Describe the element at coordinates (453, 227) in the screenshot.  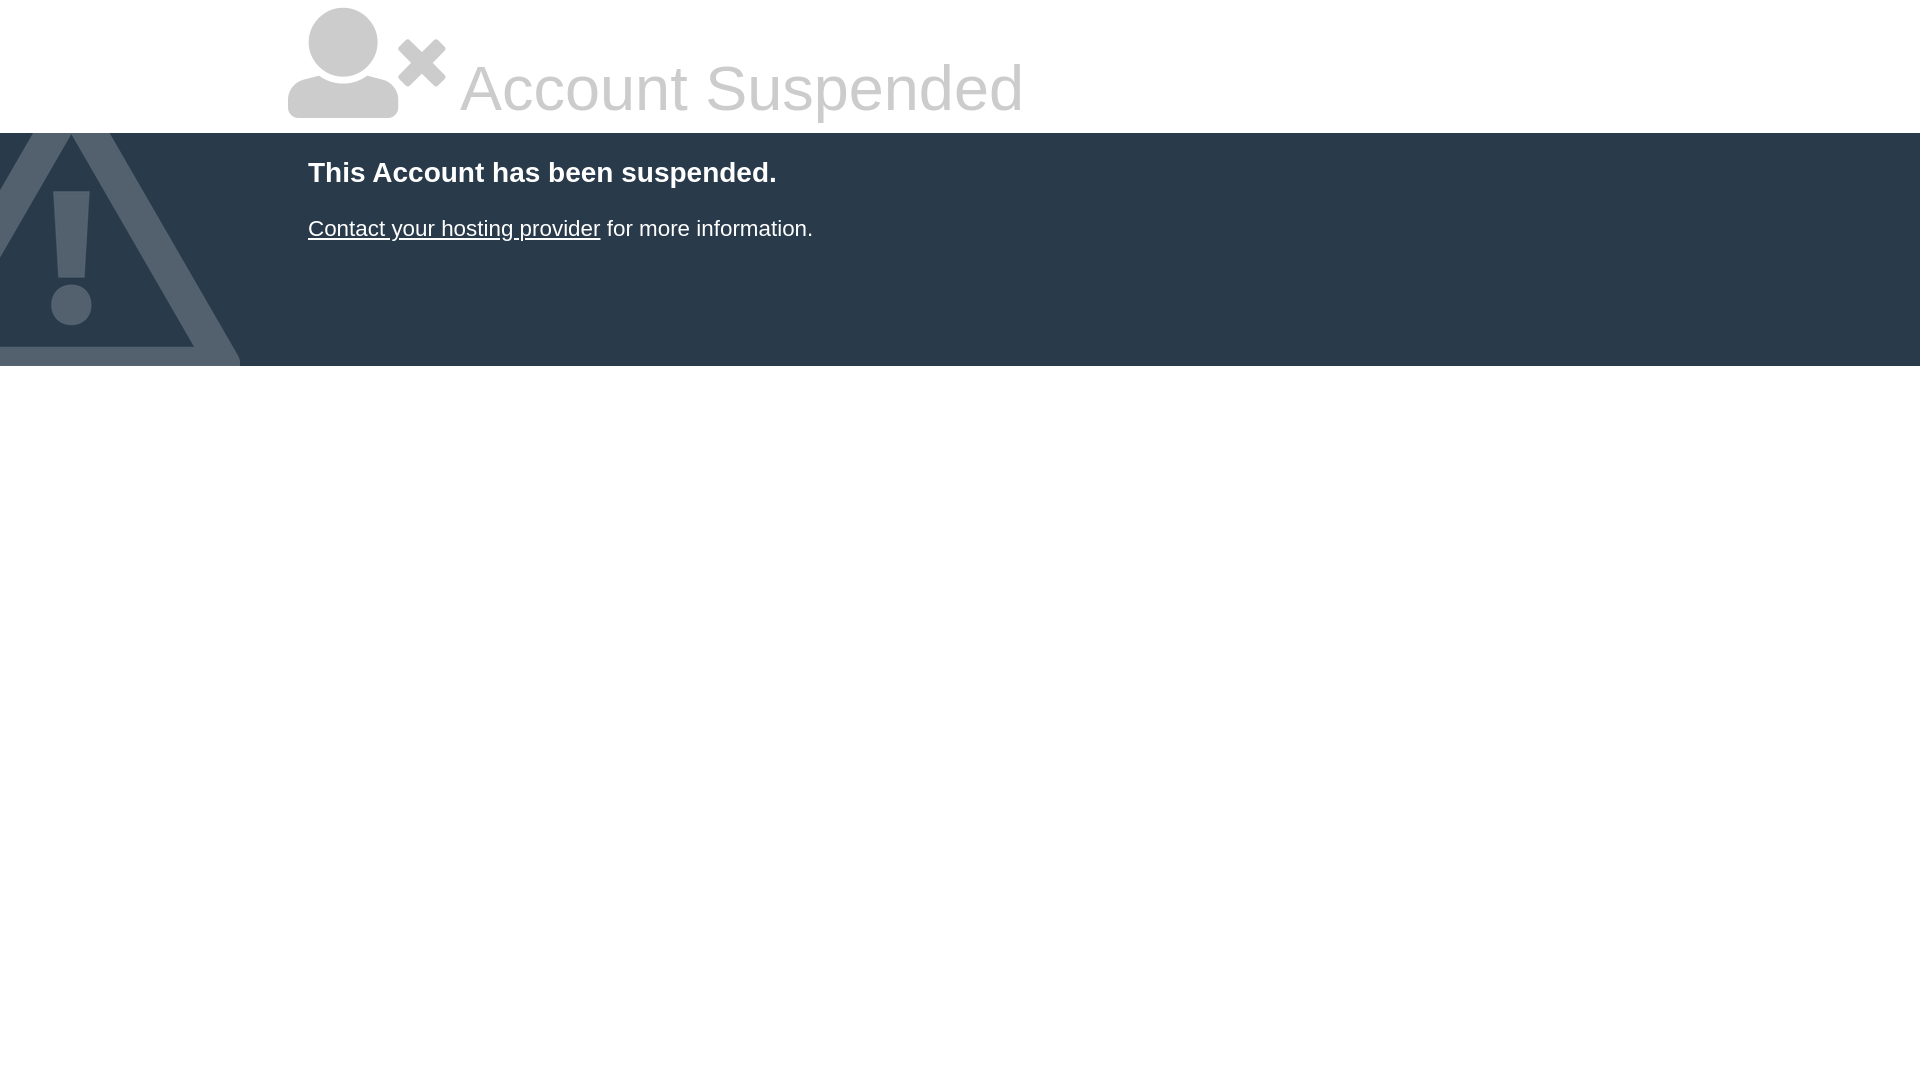
I see `'Contact your hosting provider'` at that location.